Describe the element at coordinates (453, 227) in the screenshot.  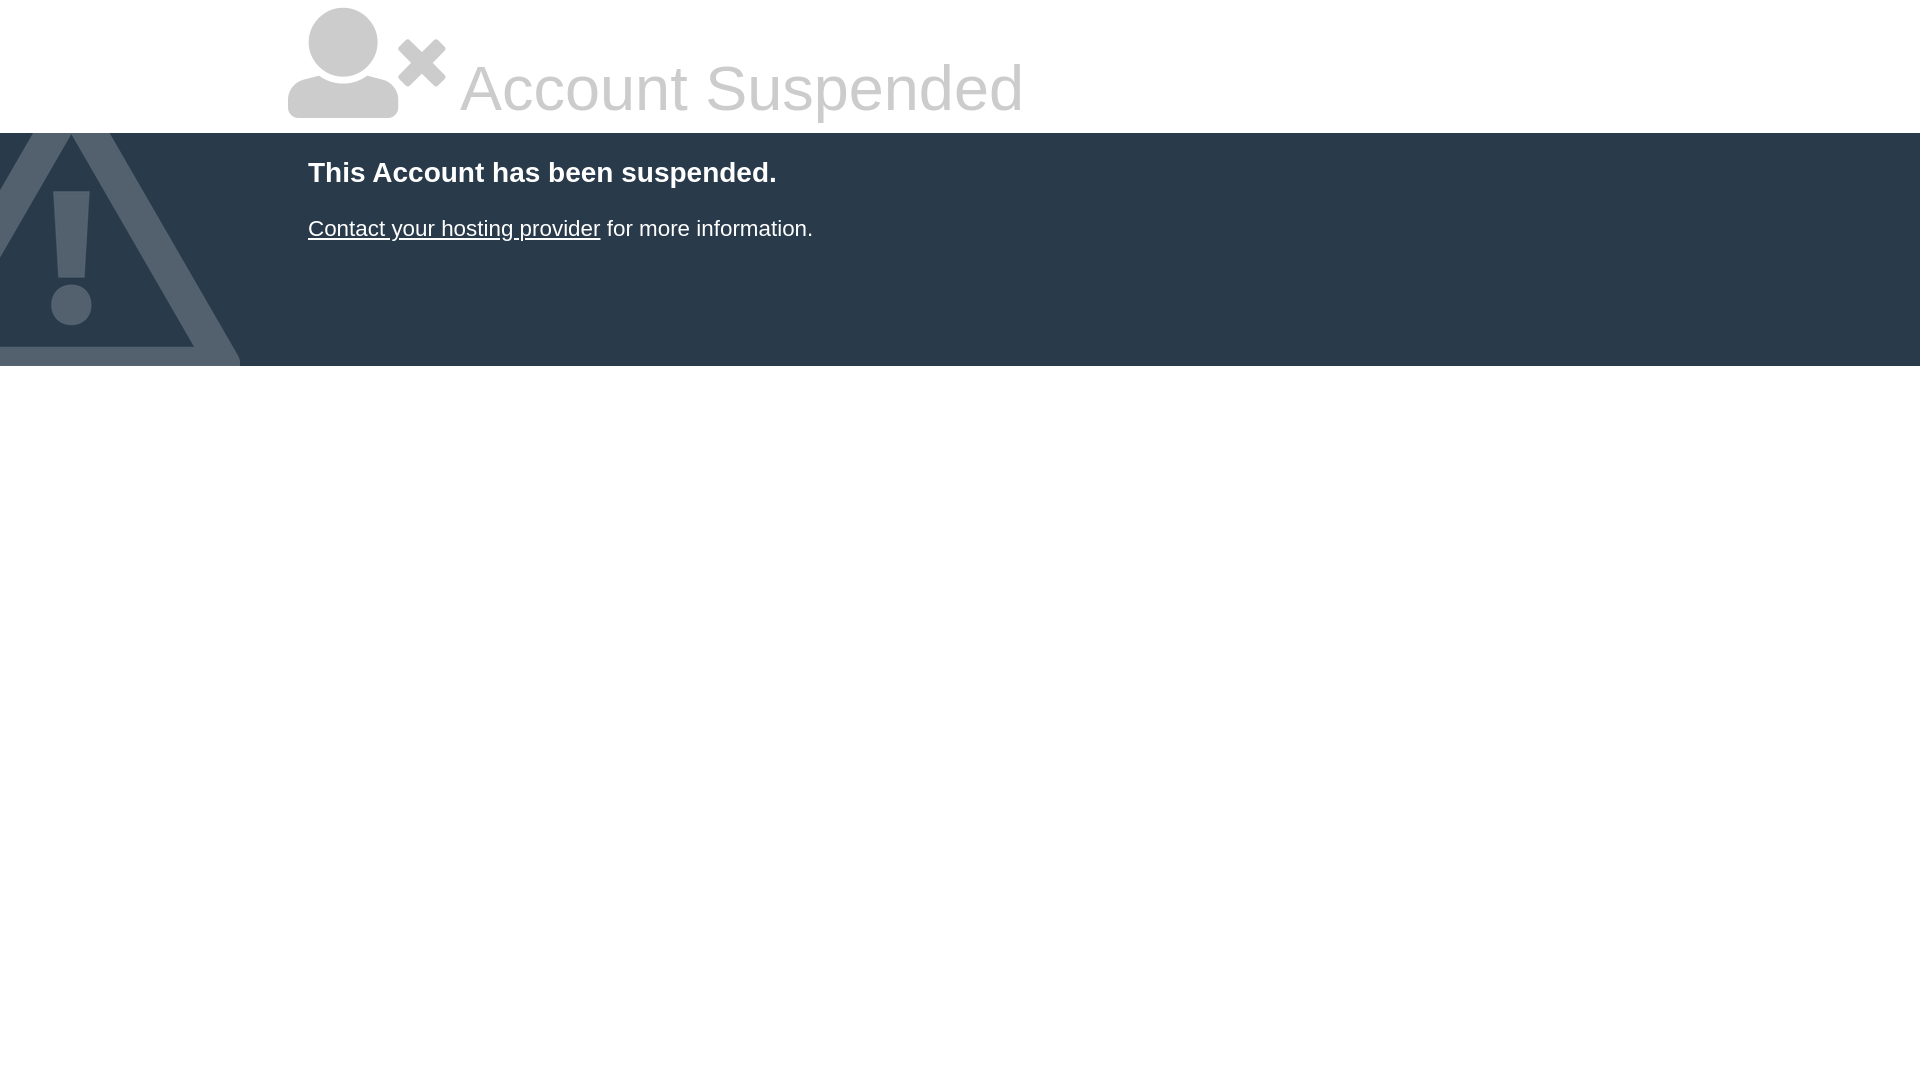
I see `'Contact your hosting provider'` at that location.